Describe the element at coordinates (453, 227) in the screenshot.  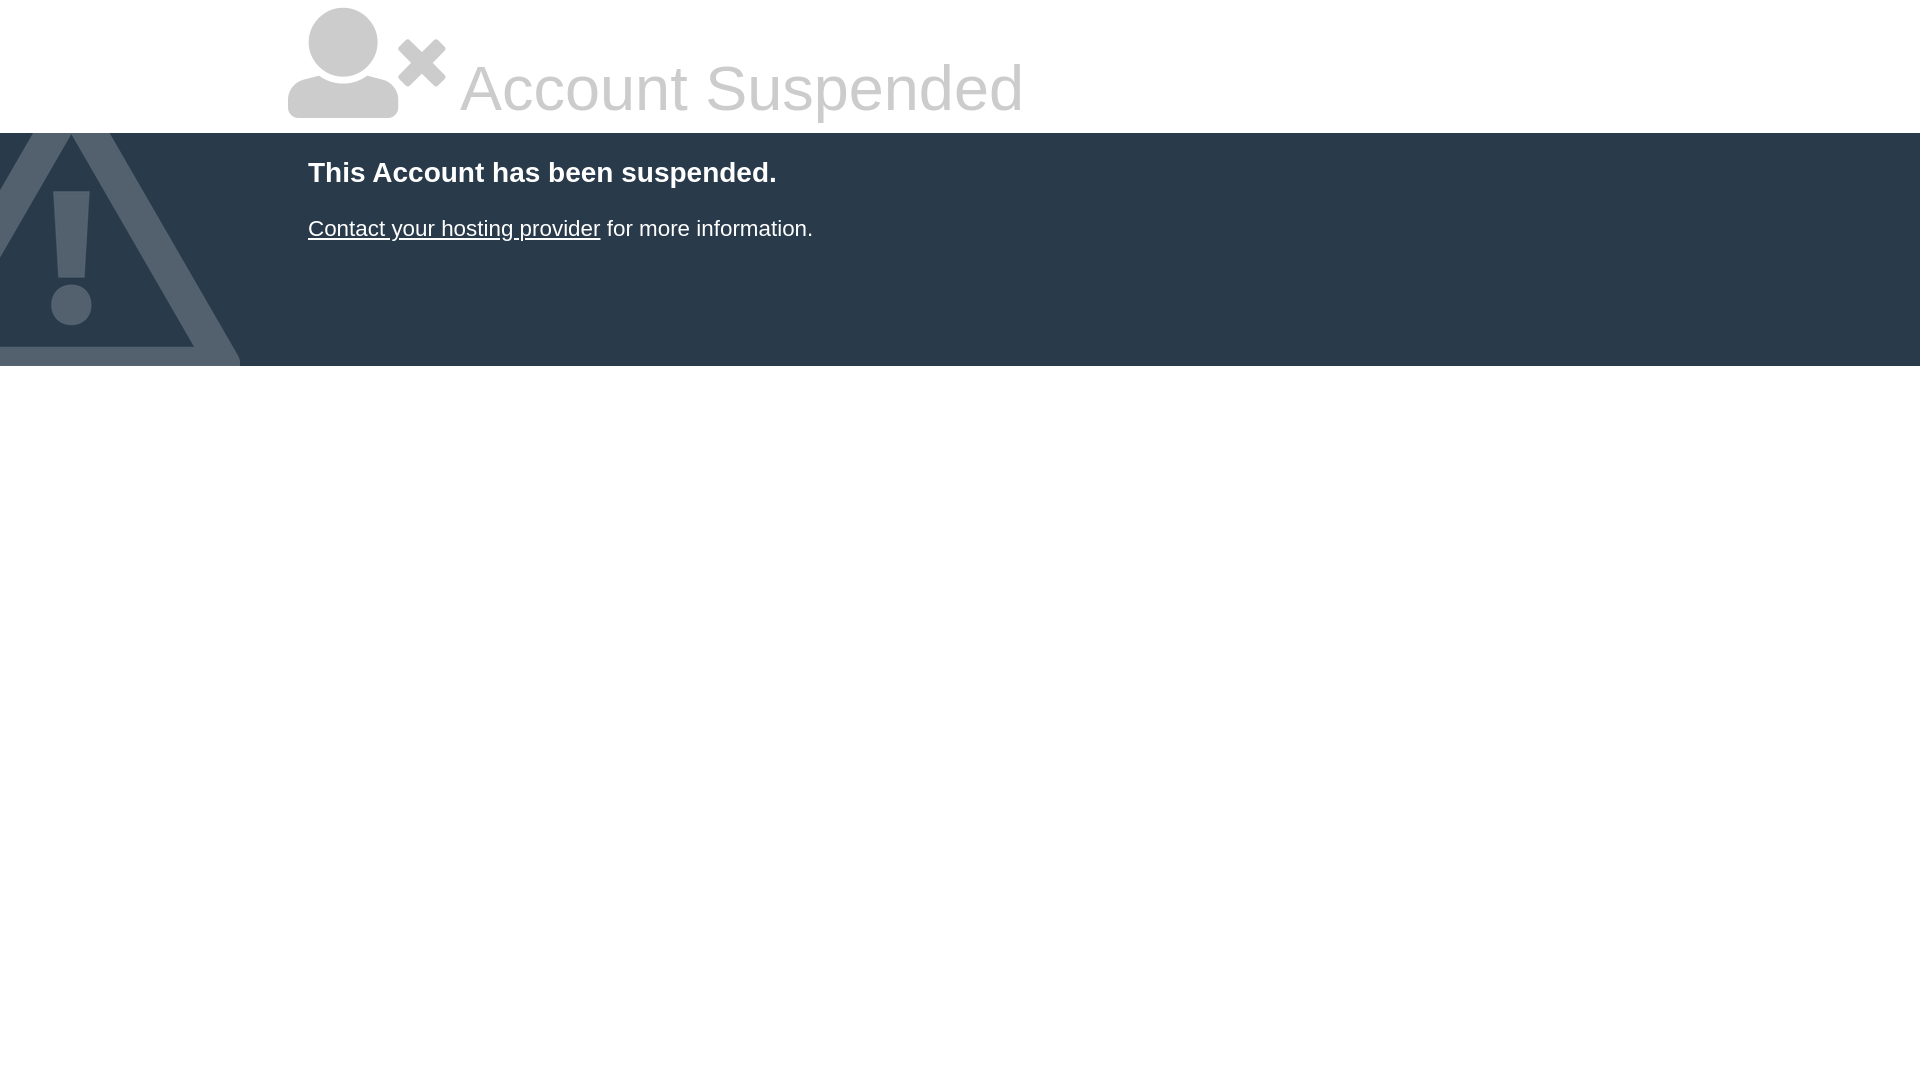
I see `'Contact your hosting provider'` at that location.